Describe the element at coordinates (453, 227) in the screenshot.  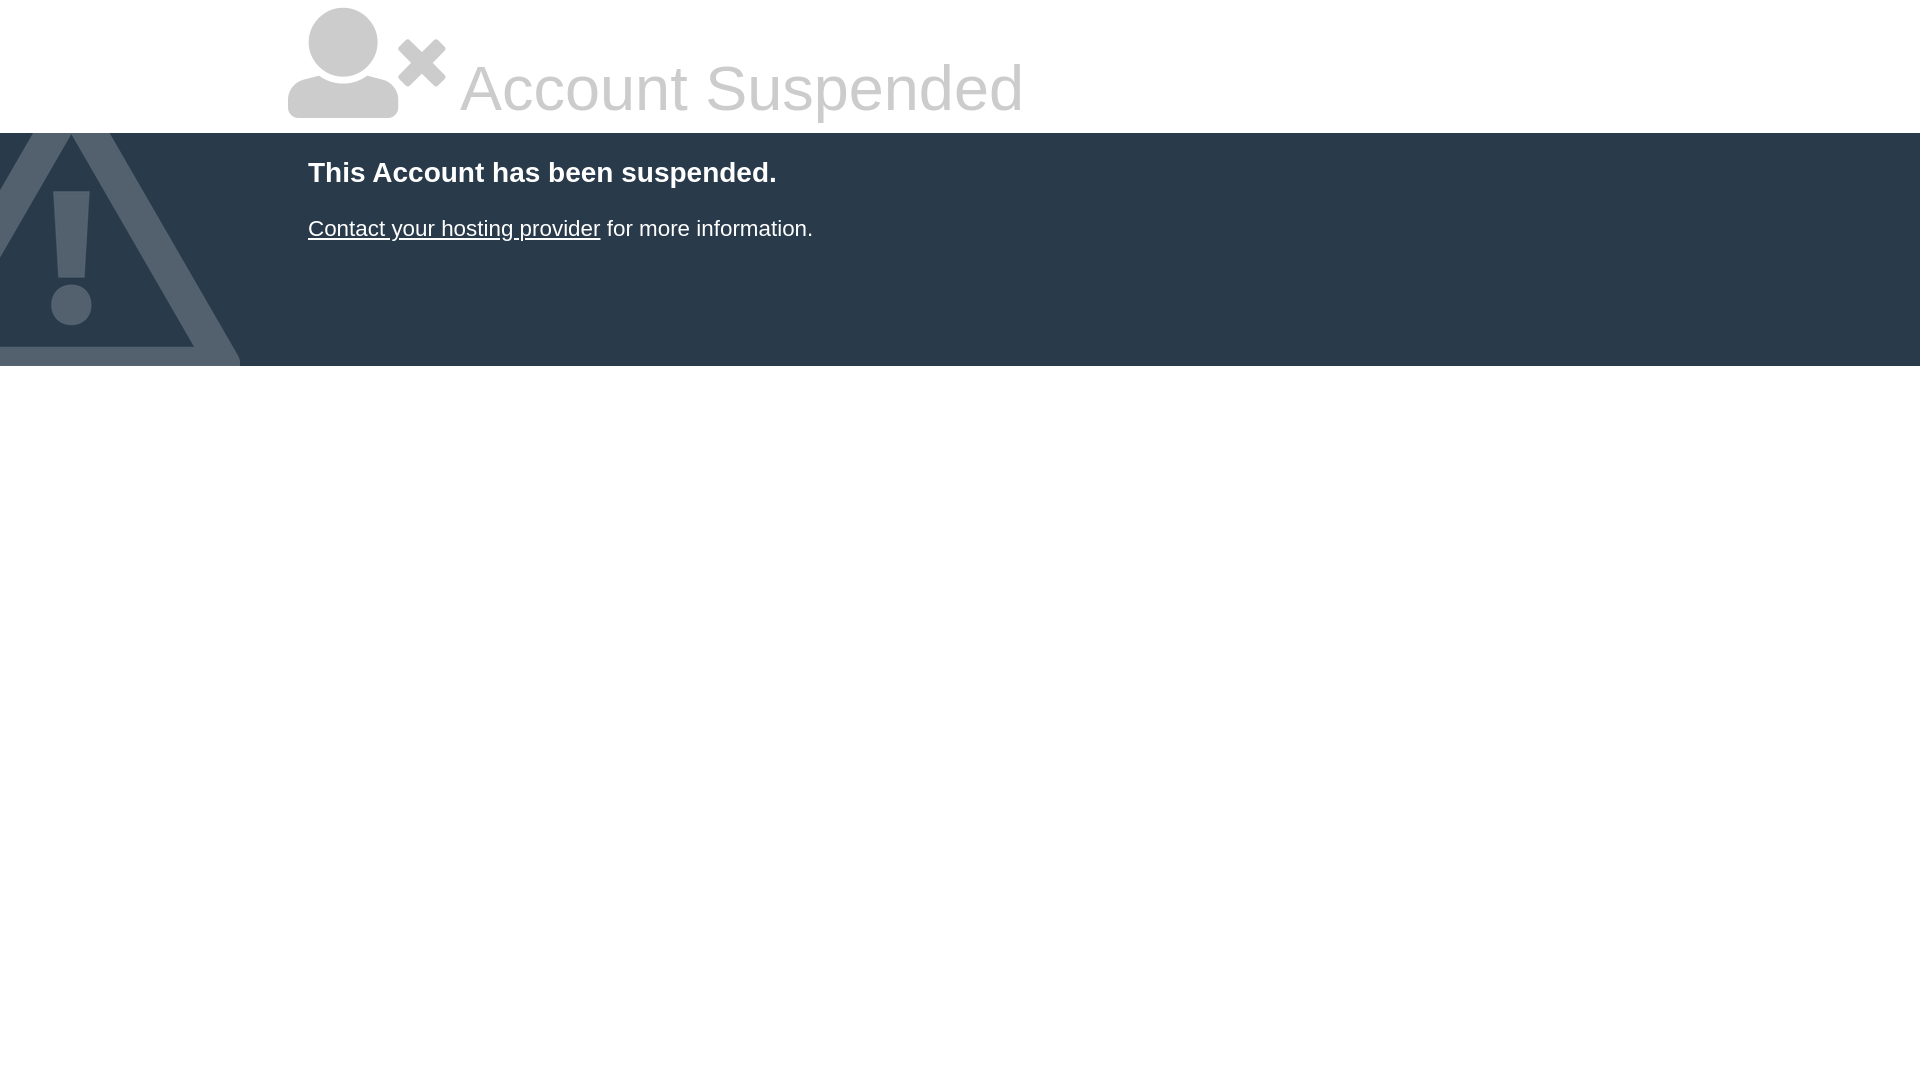
I see `'Contact your hosting provider'` at that location.